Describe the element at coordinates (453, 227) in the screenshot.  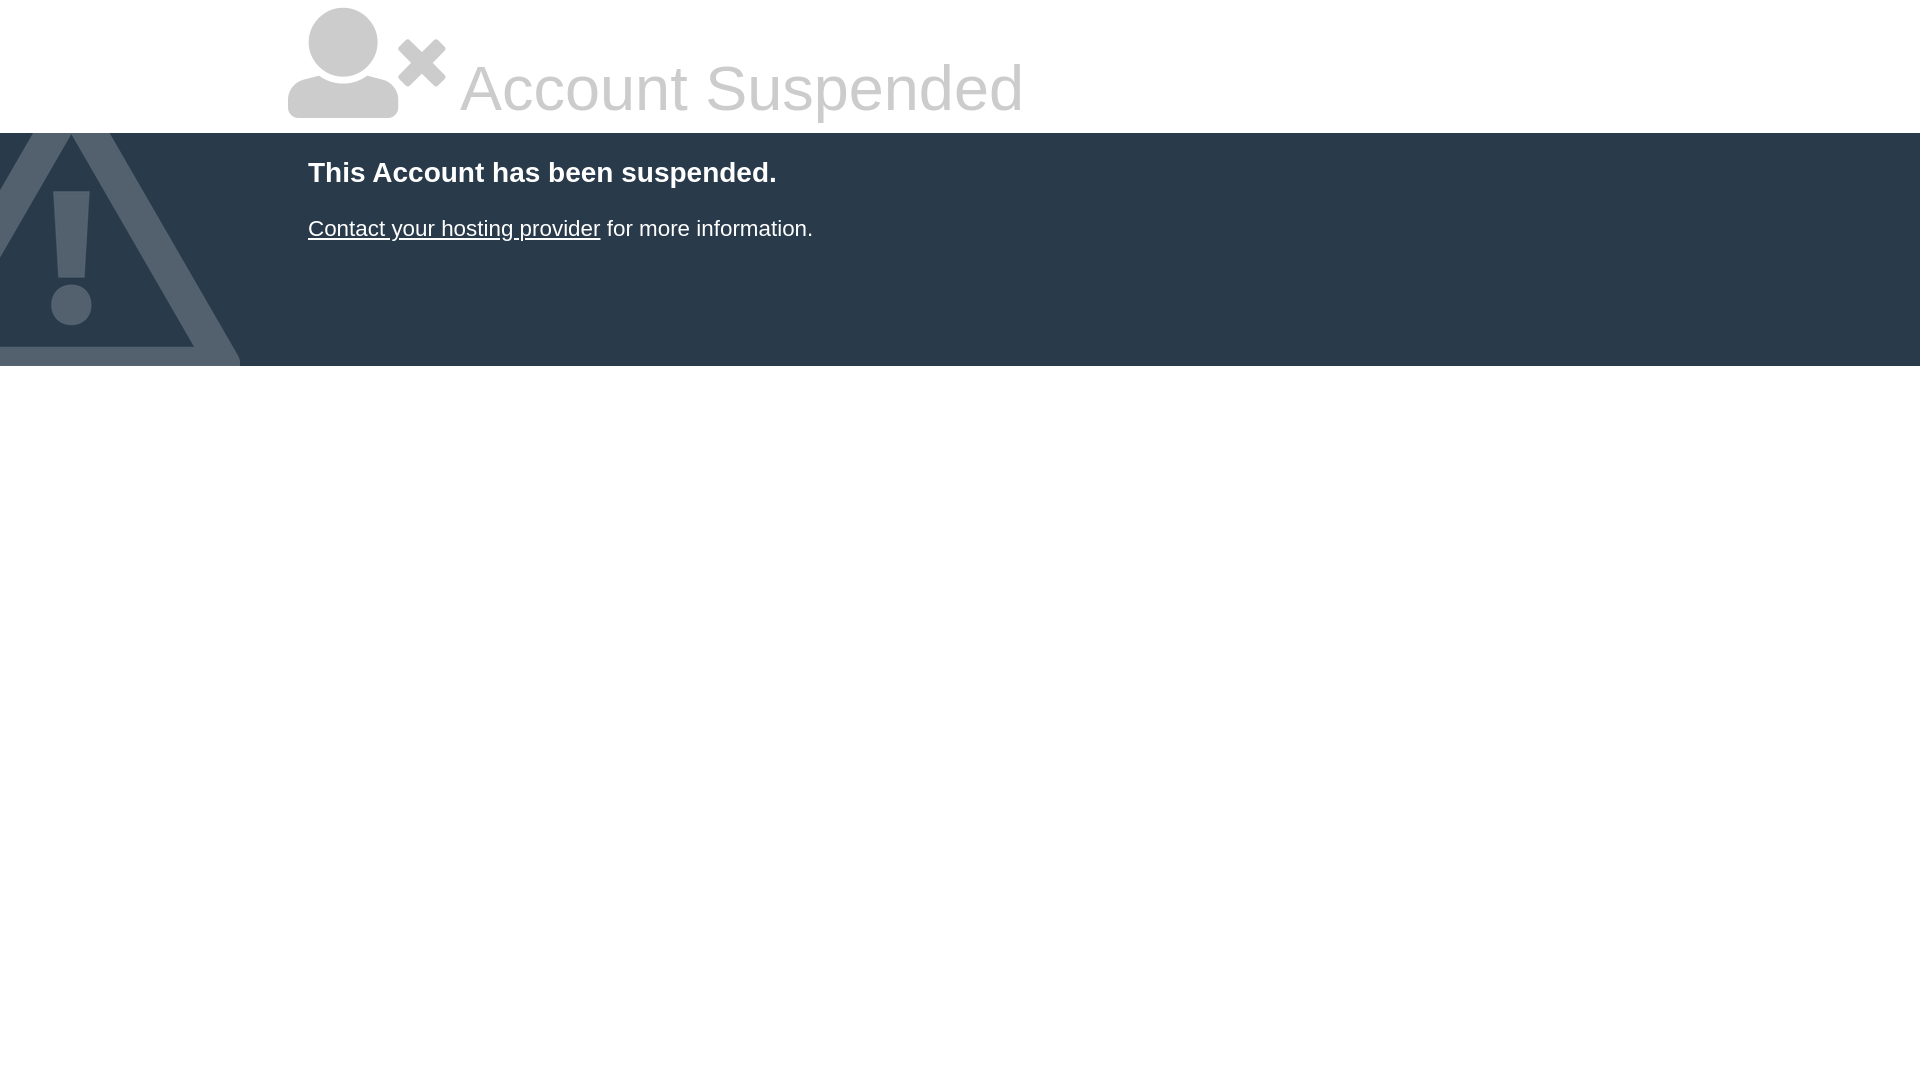
I see `'Contact your hosting provider'` at that location.